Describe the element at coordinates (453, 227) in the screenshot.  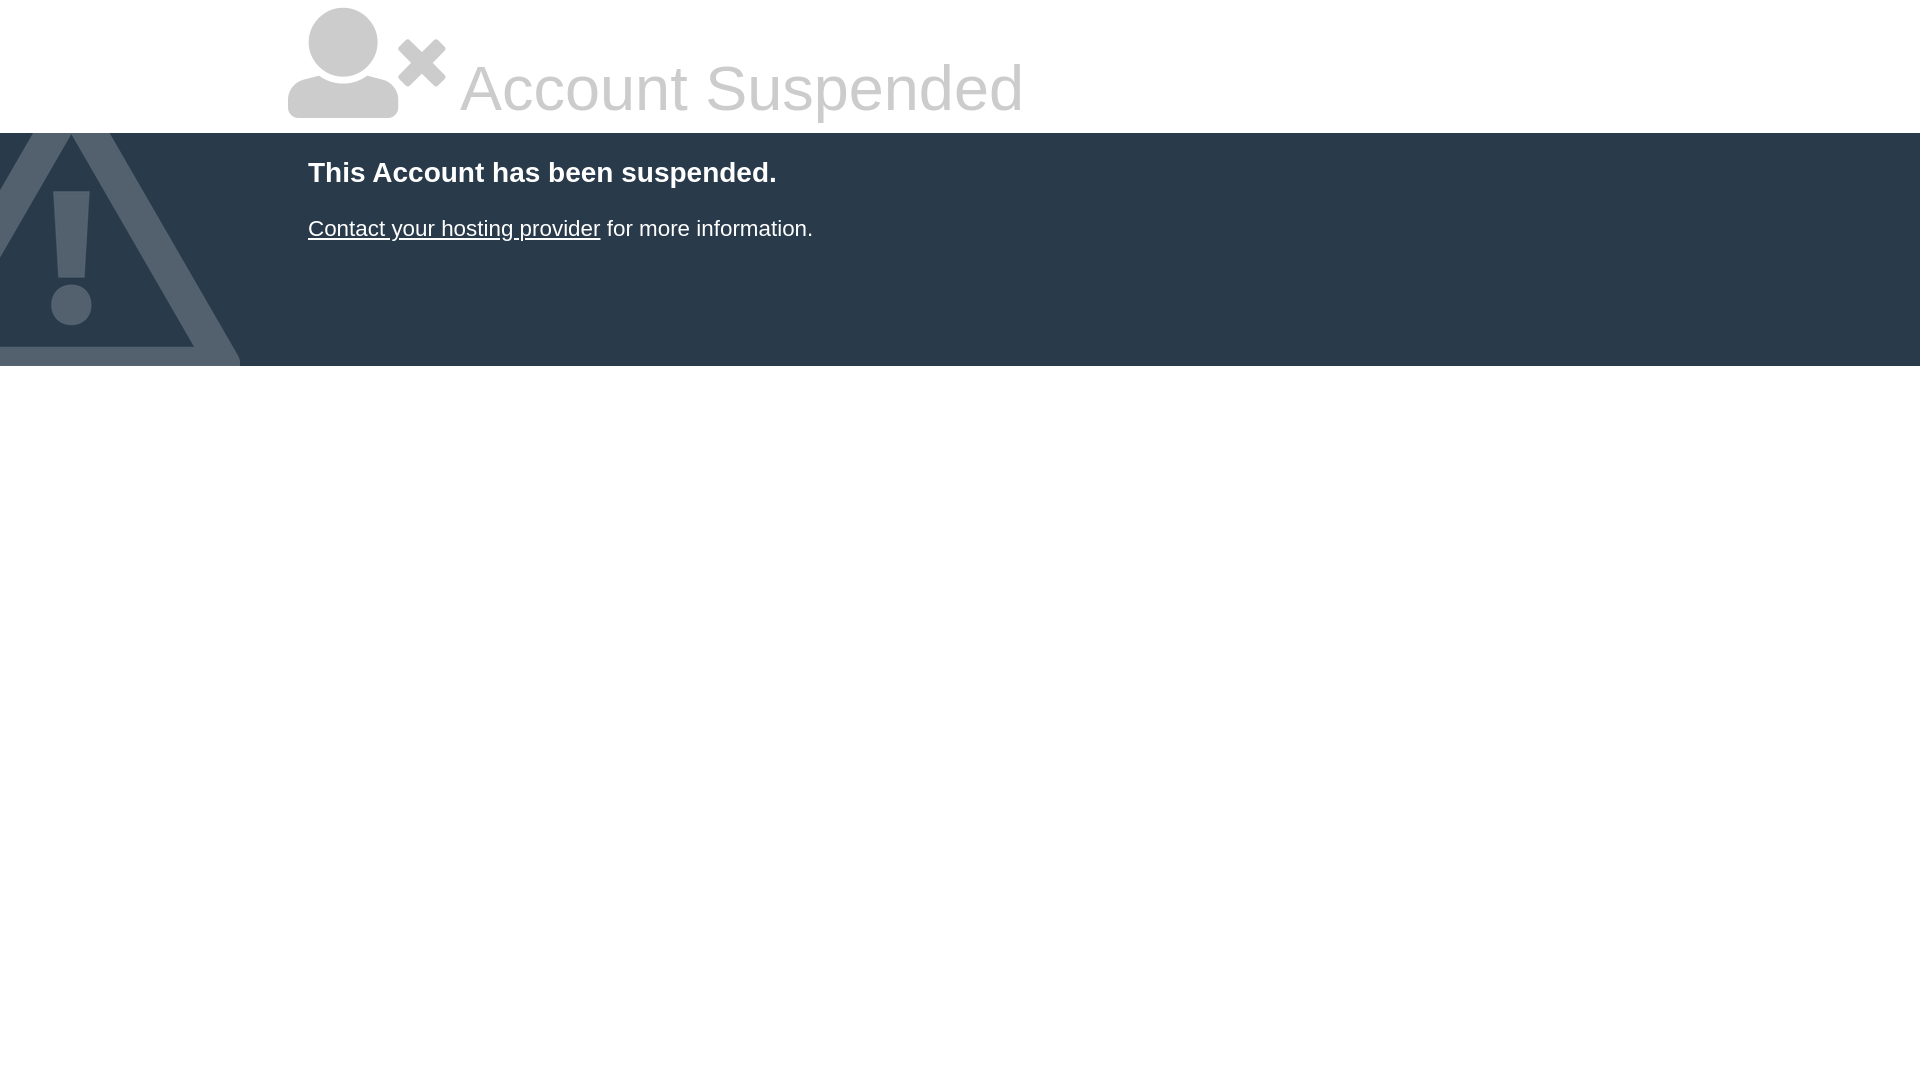
I see `'Contact your hosting provider'` at that location.